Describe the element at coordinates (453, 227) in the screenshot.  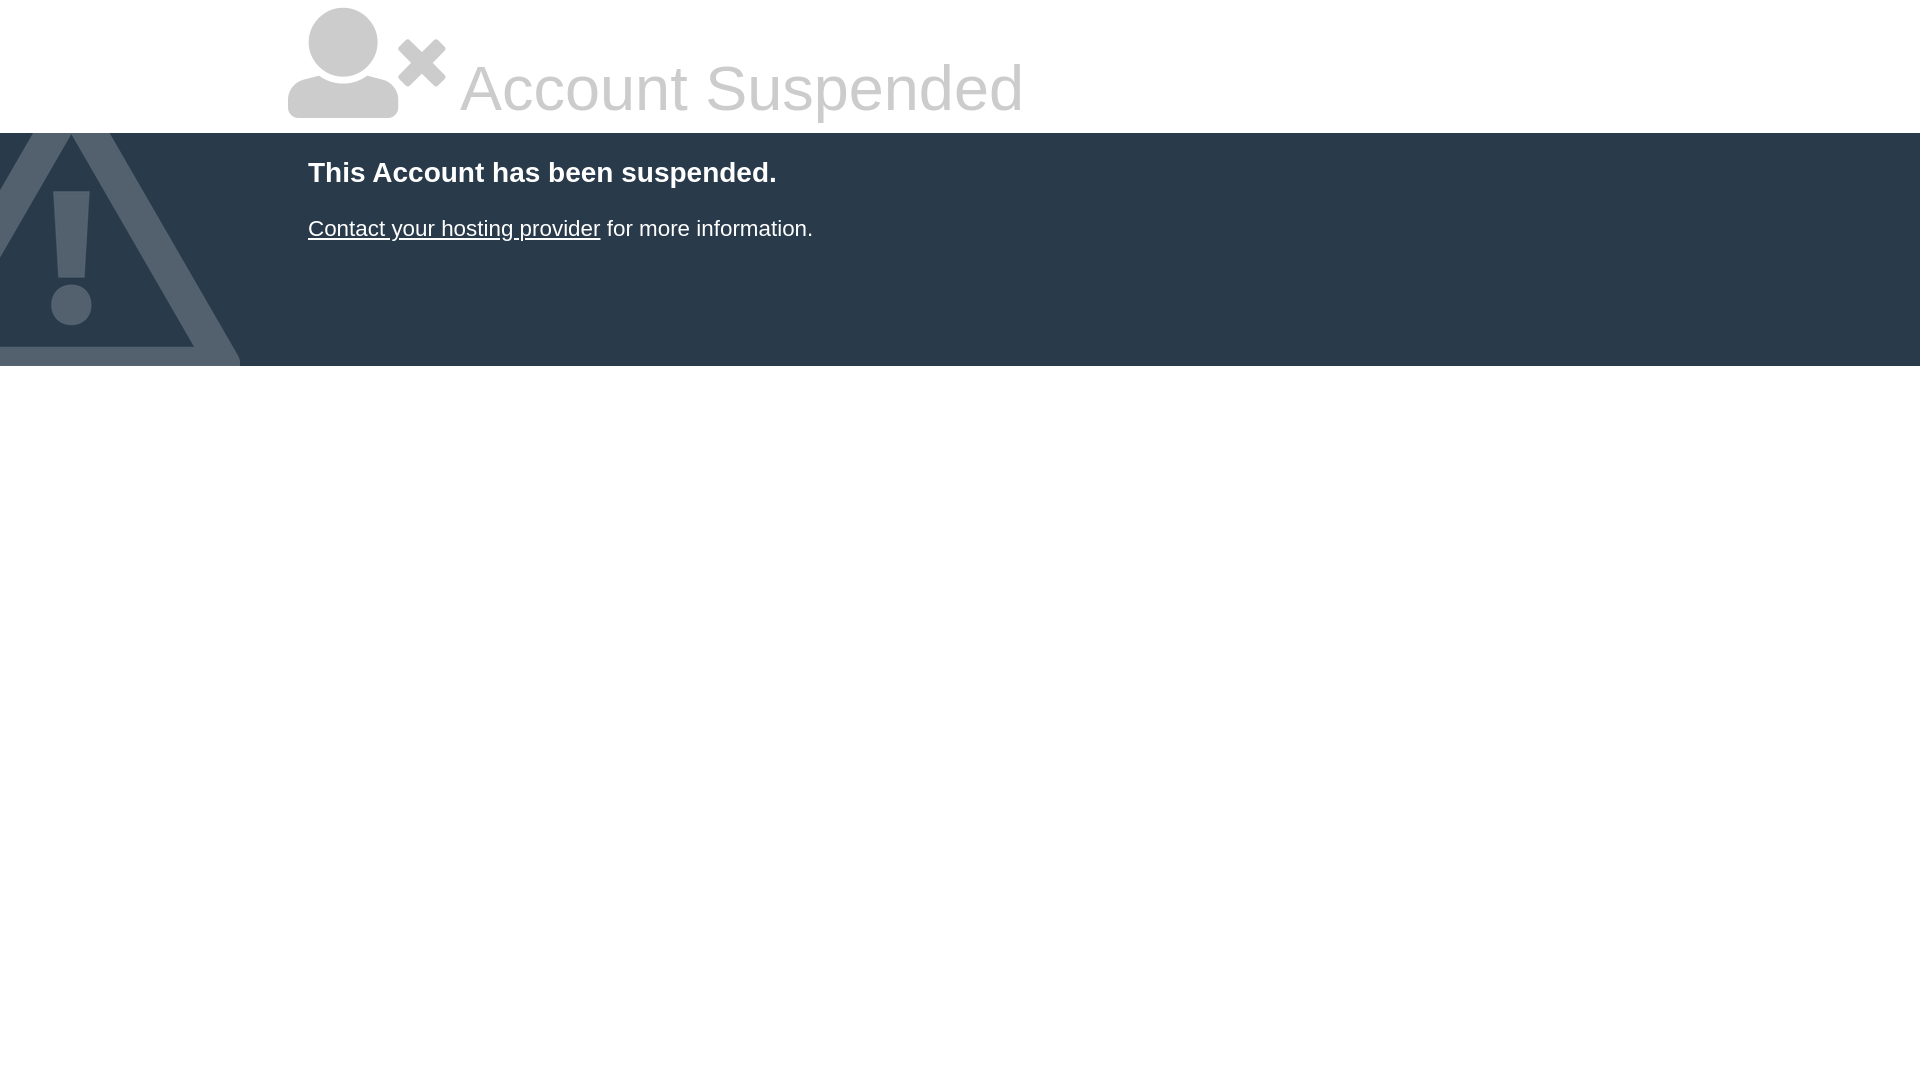
I see `'Contact your hosting provider'` at that location.